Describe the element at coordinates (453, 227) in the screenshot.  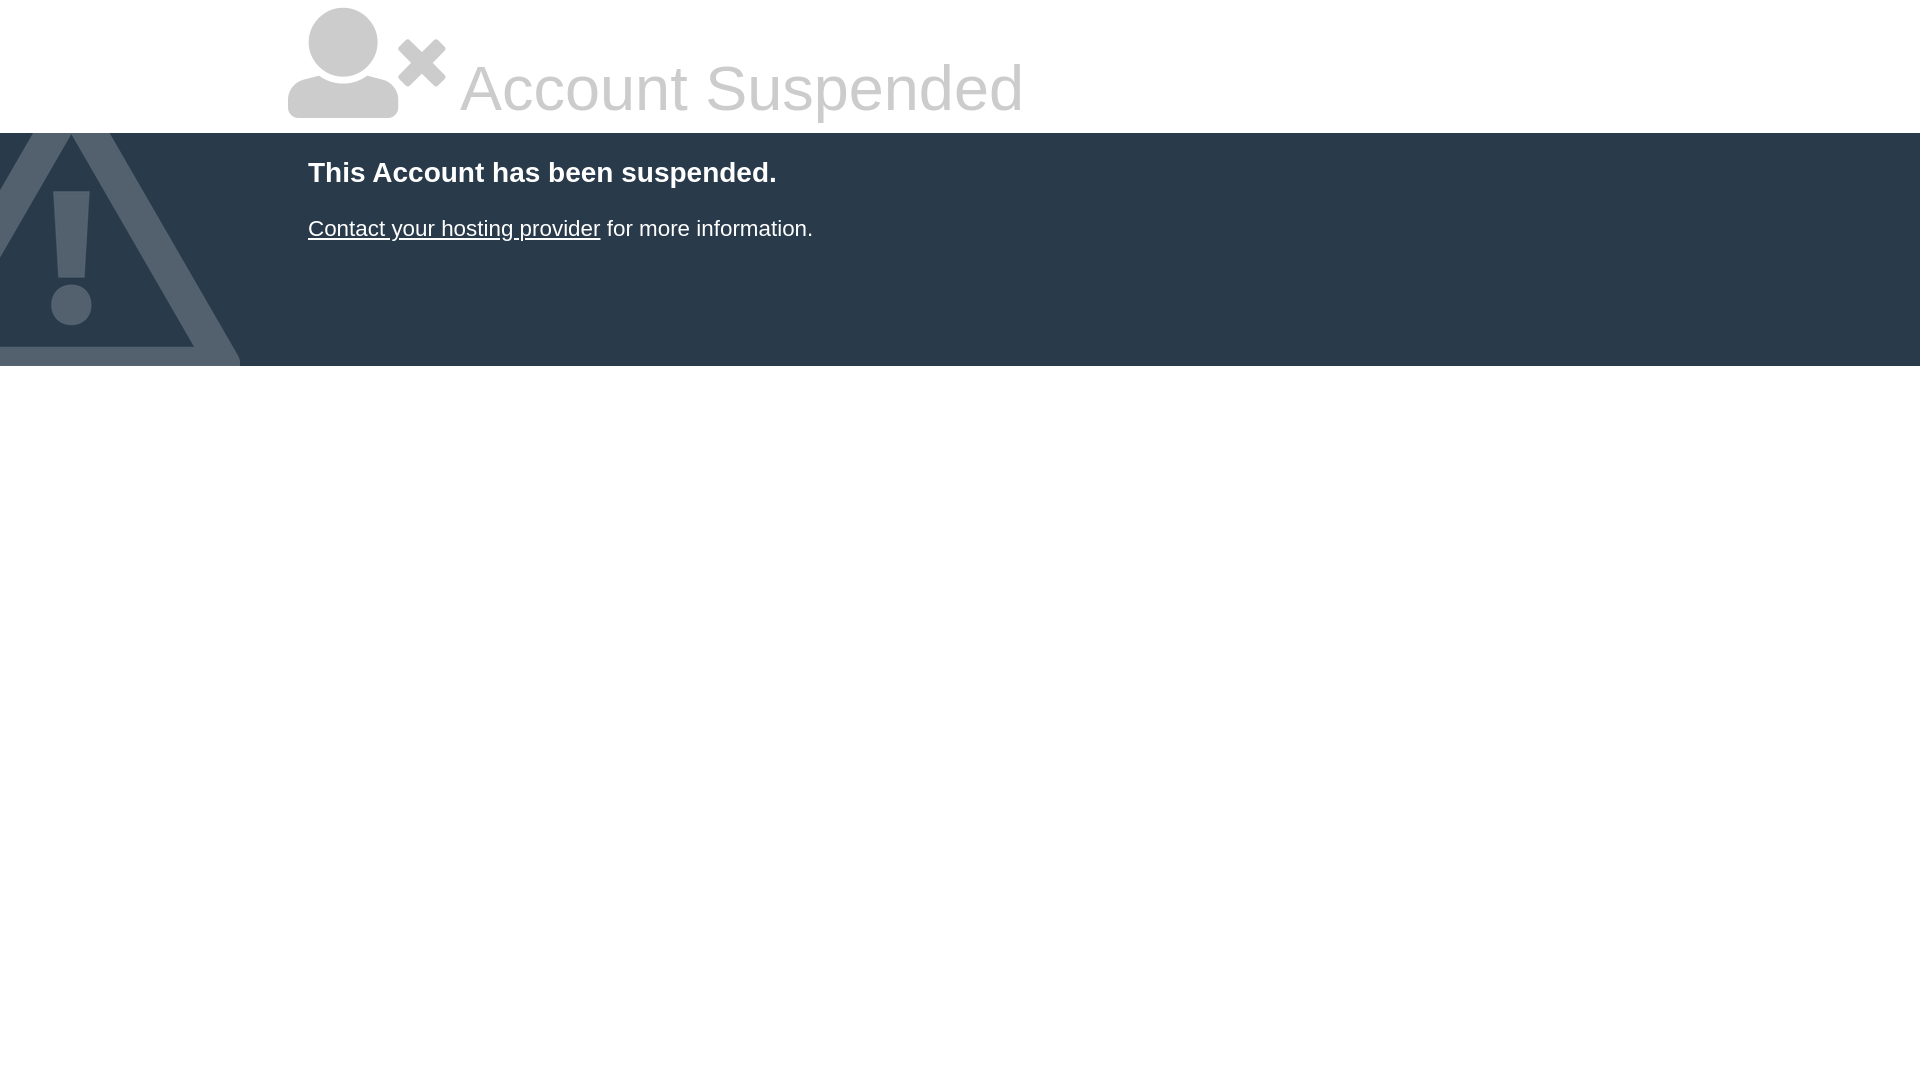
I see `'Contact your hosting provider'` at that location.